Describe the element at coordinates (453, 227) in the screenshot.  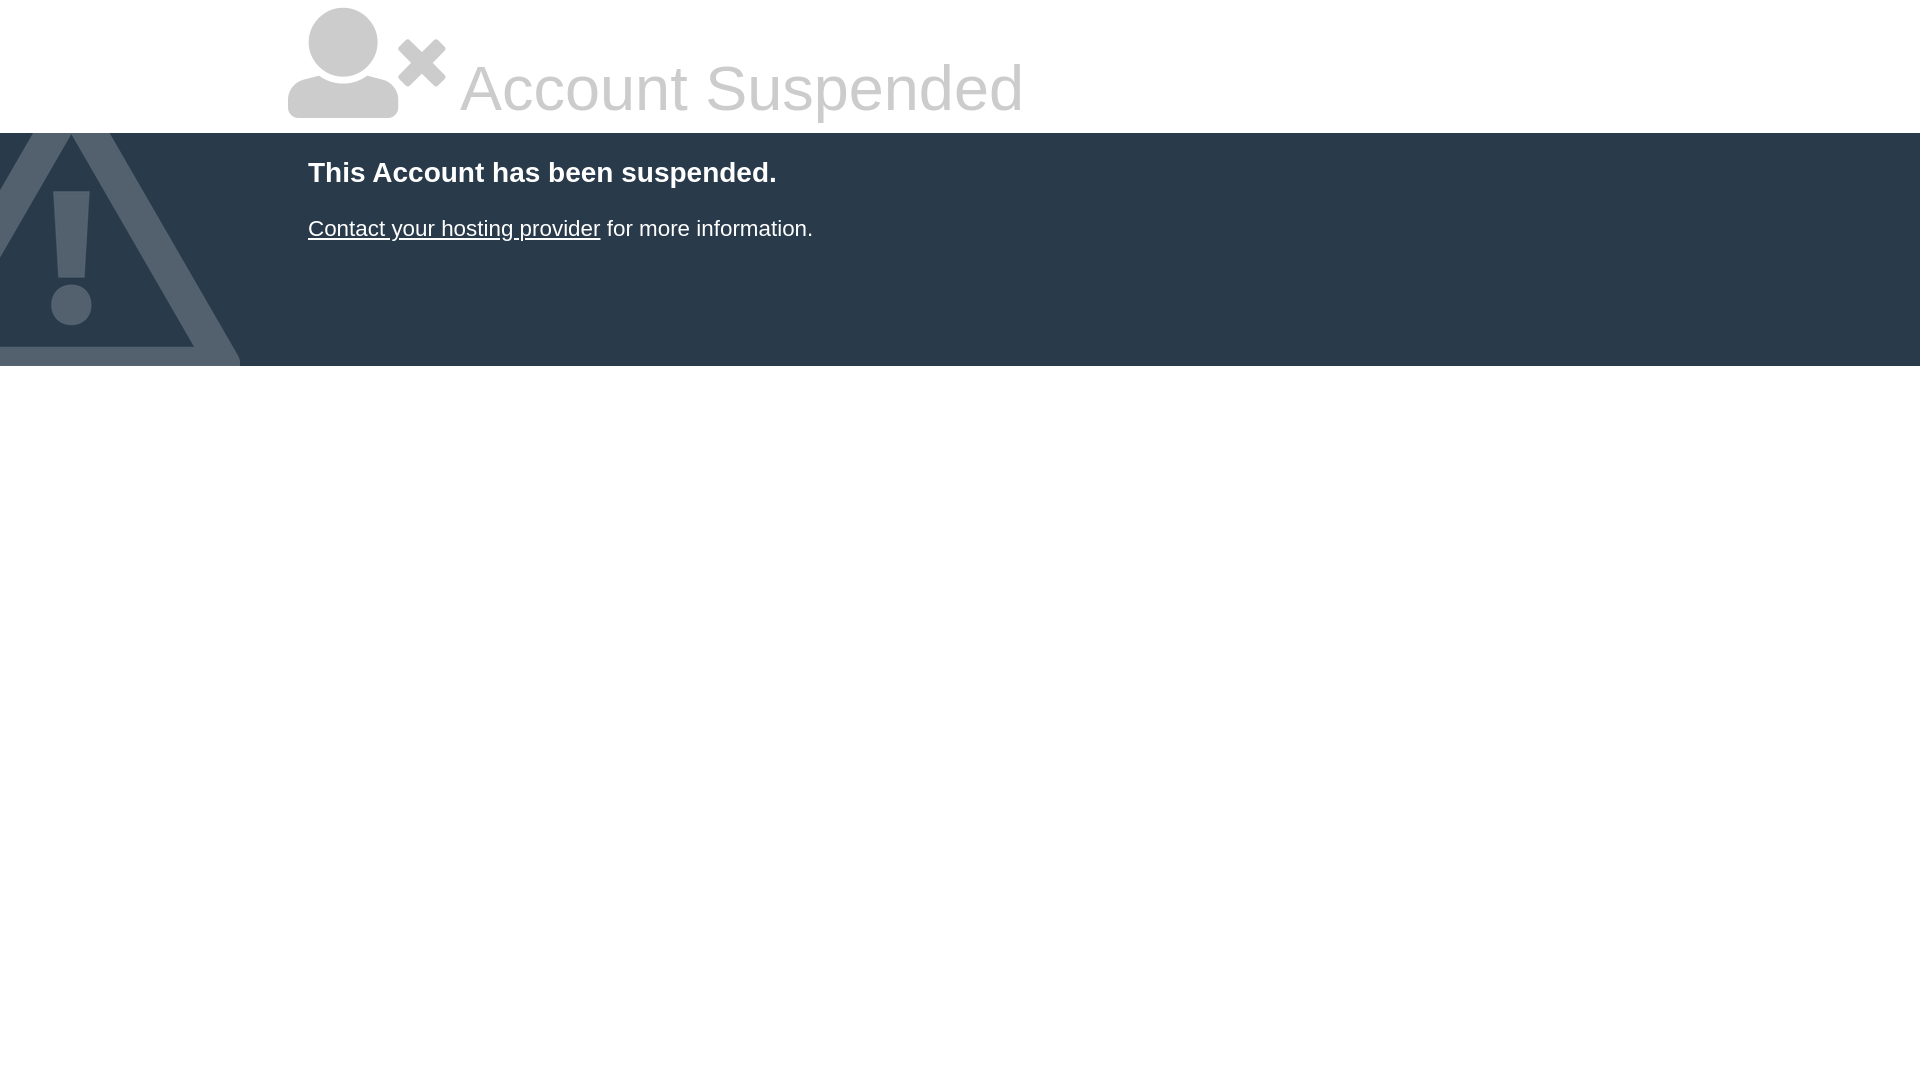
I see `'Contact your hosting provider'` at that location.